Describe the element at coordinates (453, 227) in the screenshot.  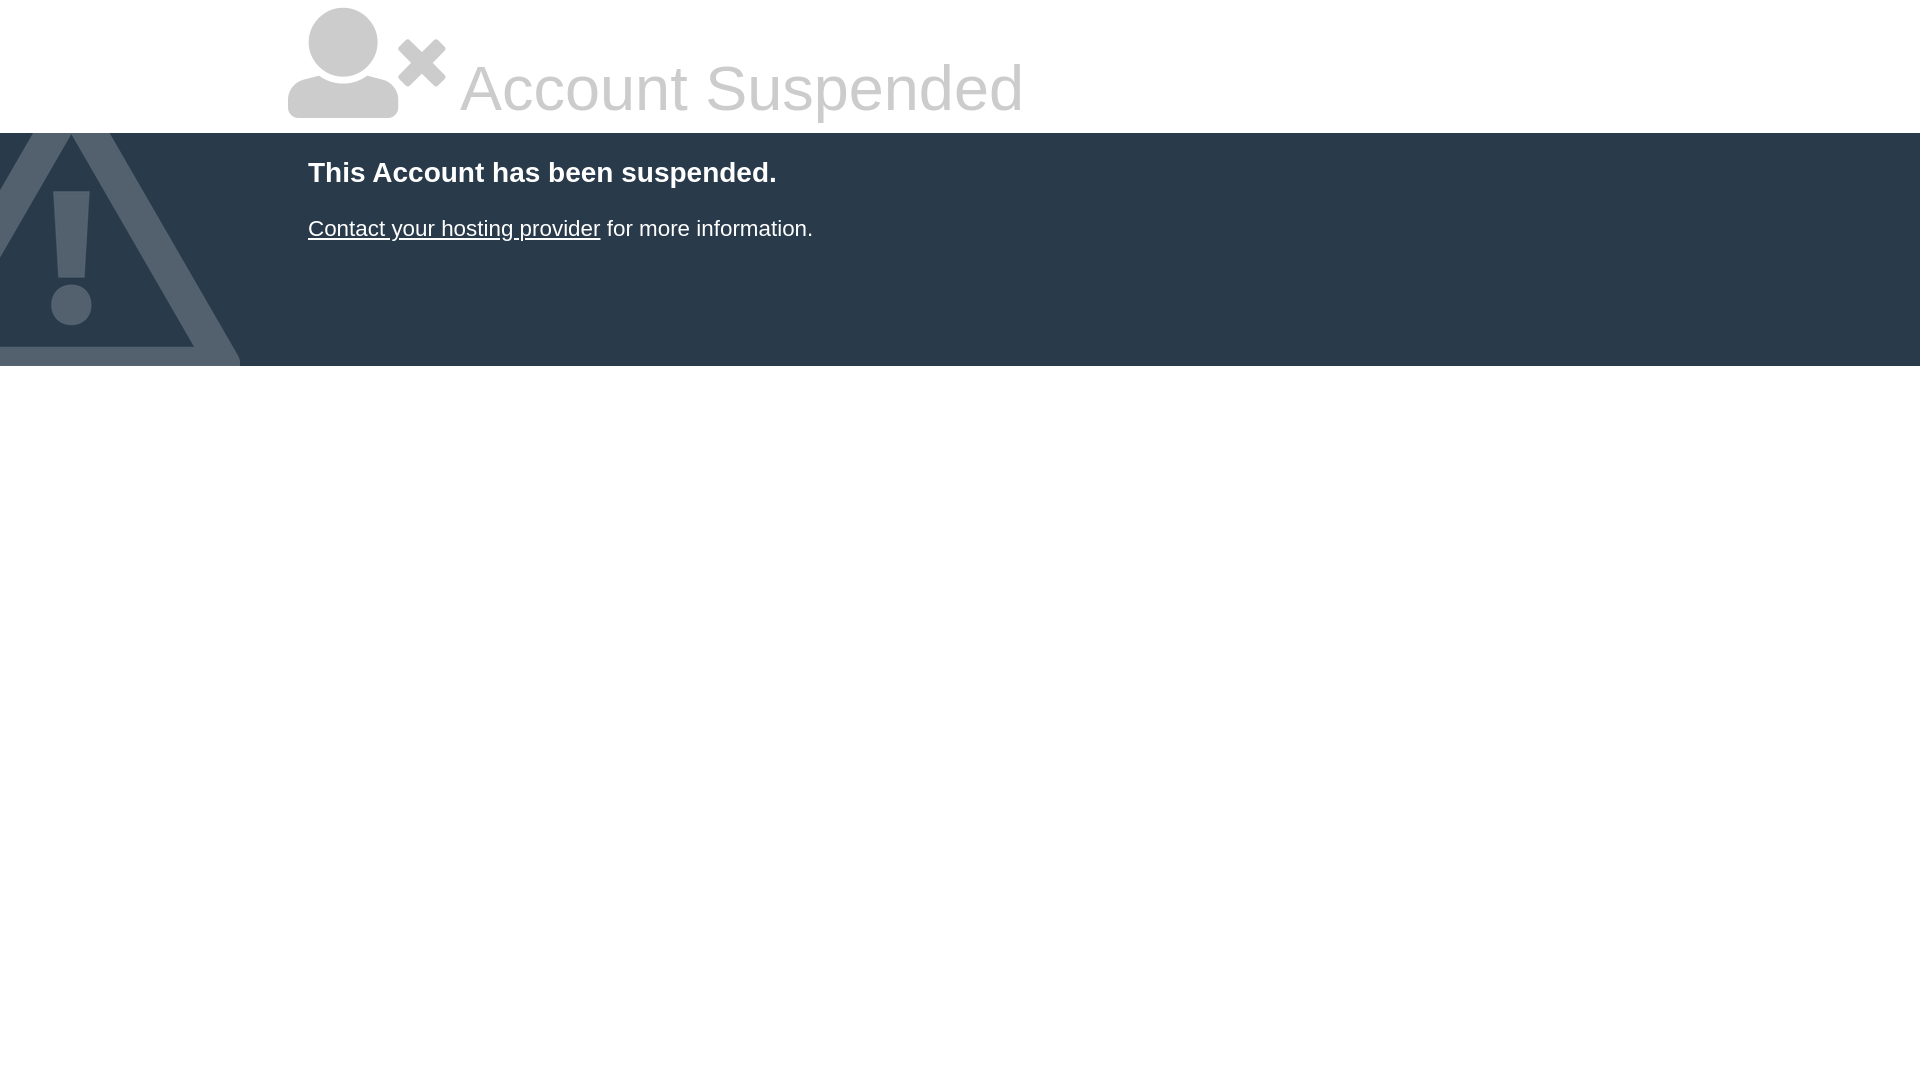
I see `'Contact your hosting provider'` at that location.